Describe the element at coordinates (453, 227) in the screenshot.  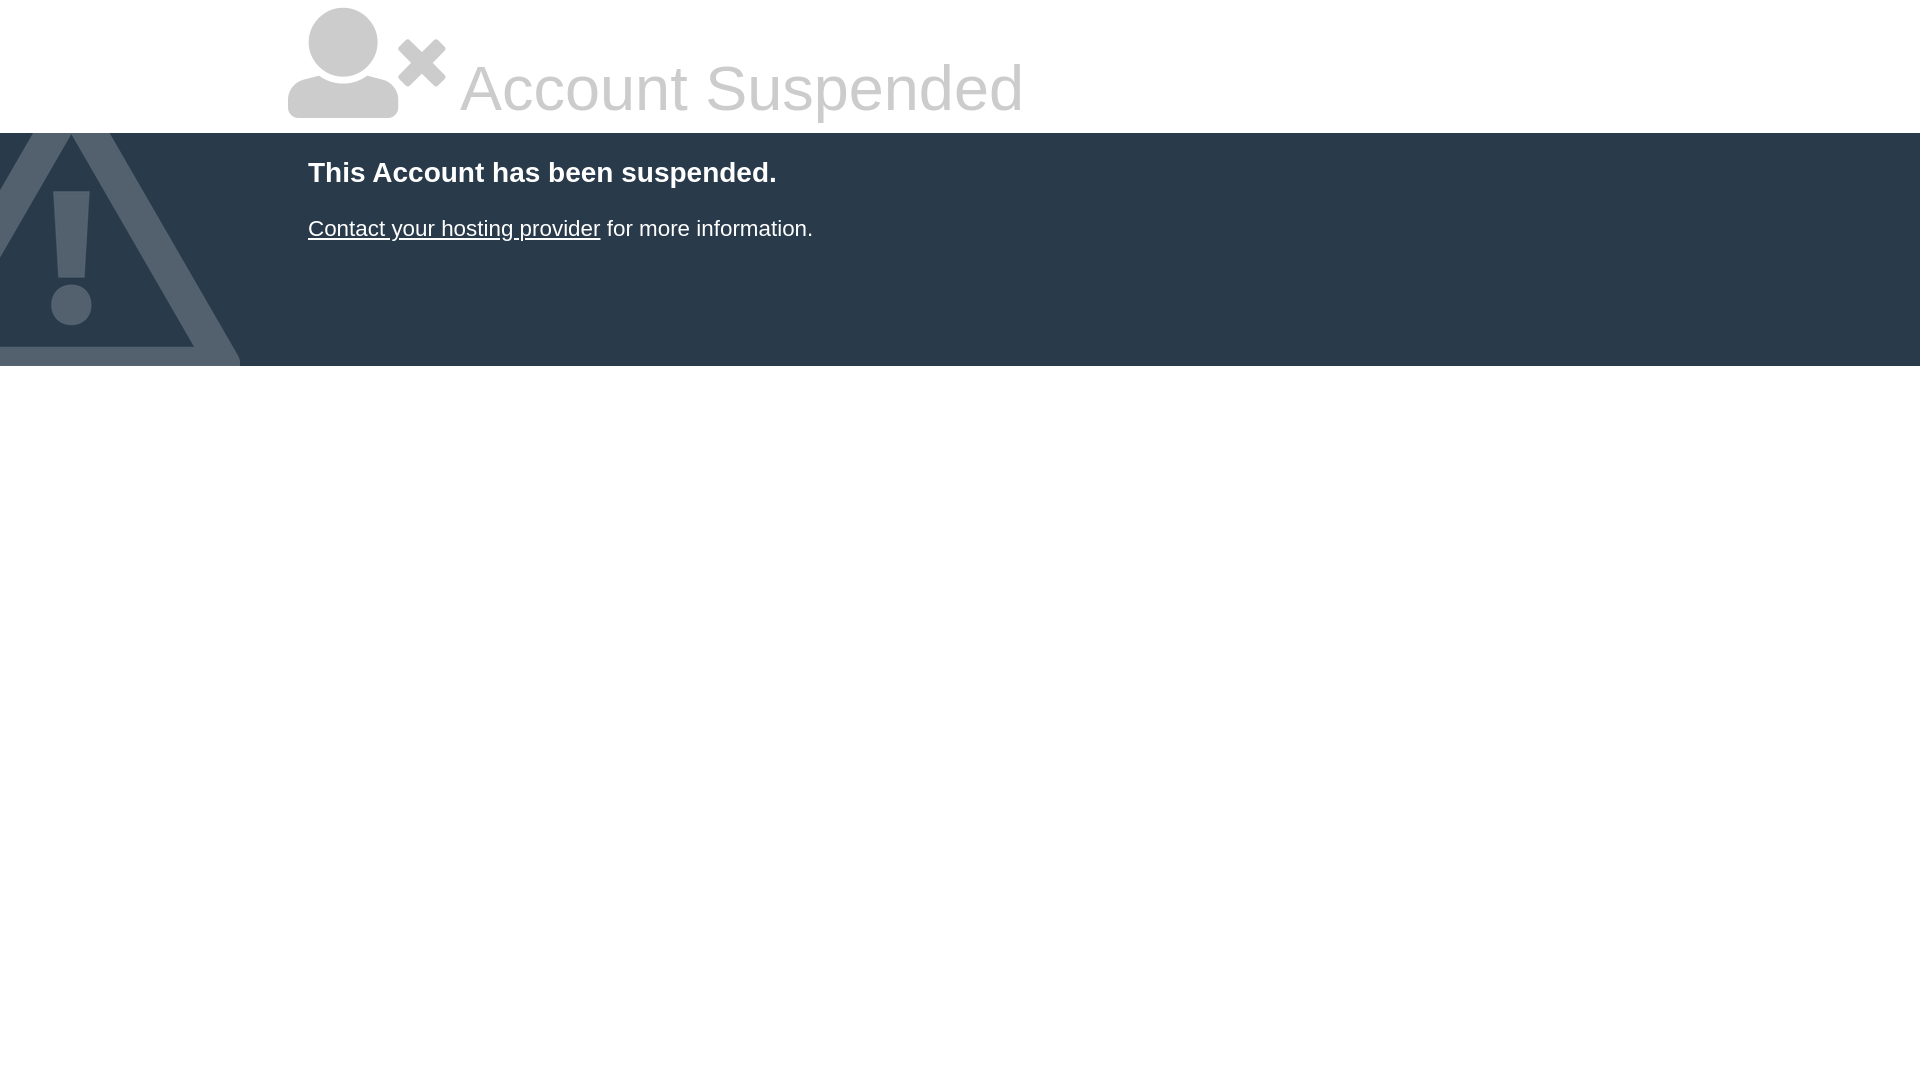
I see `'Contact your hosting provider'` at that location.